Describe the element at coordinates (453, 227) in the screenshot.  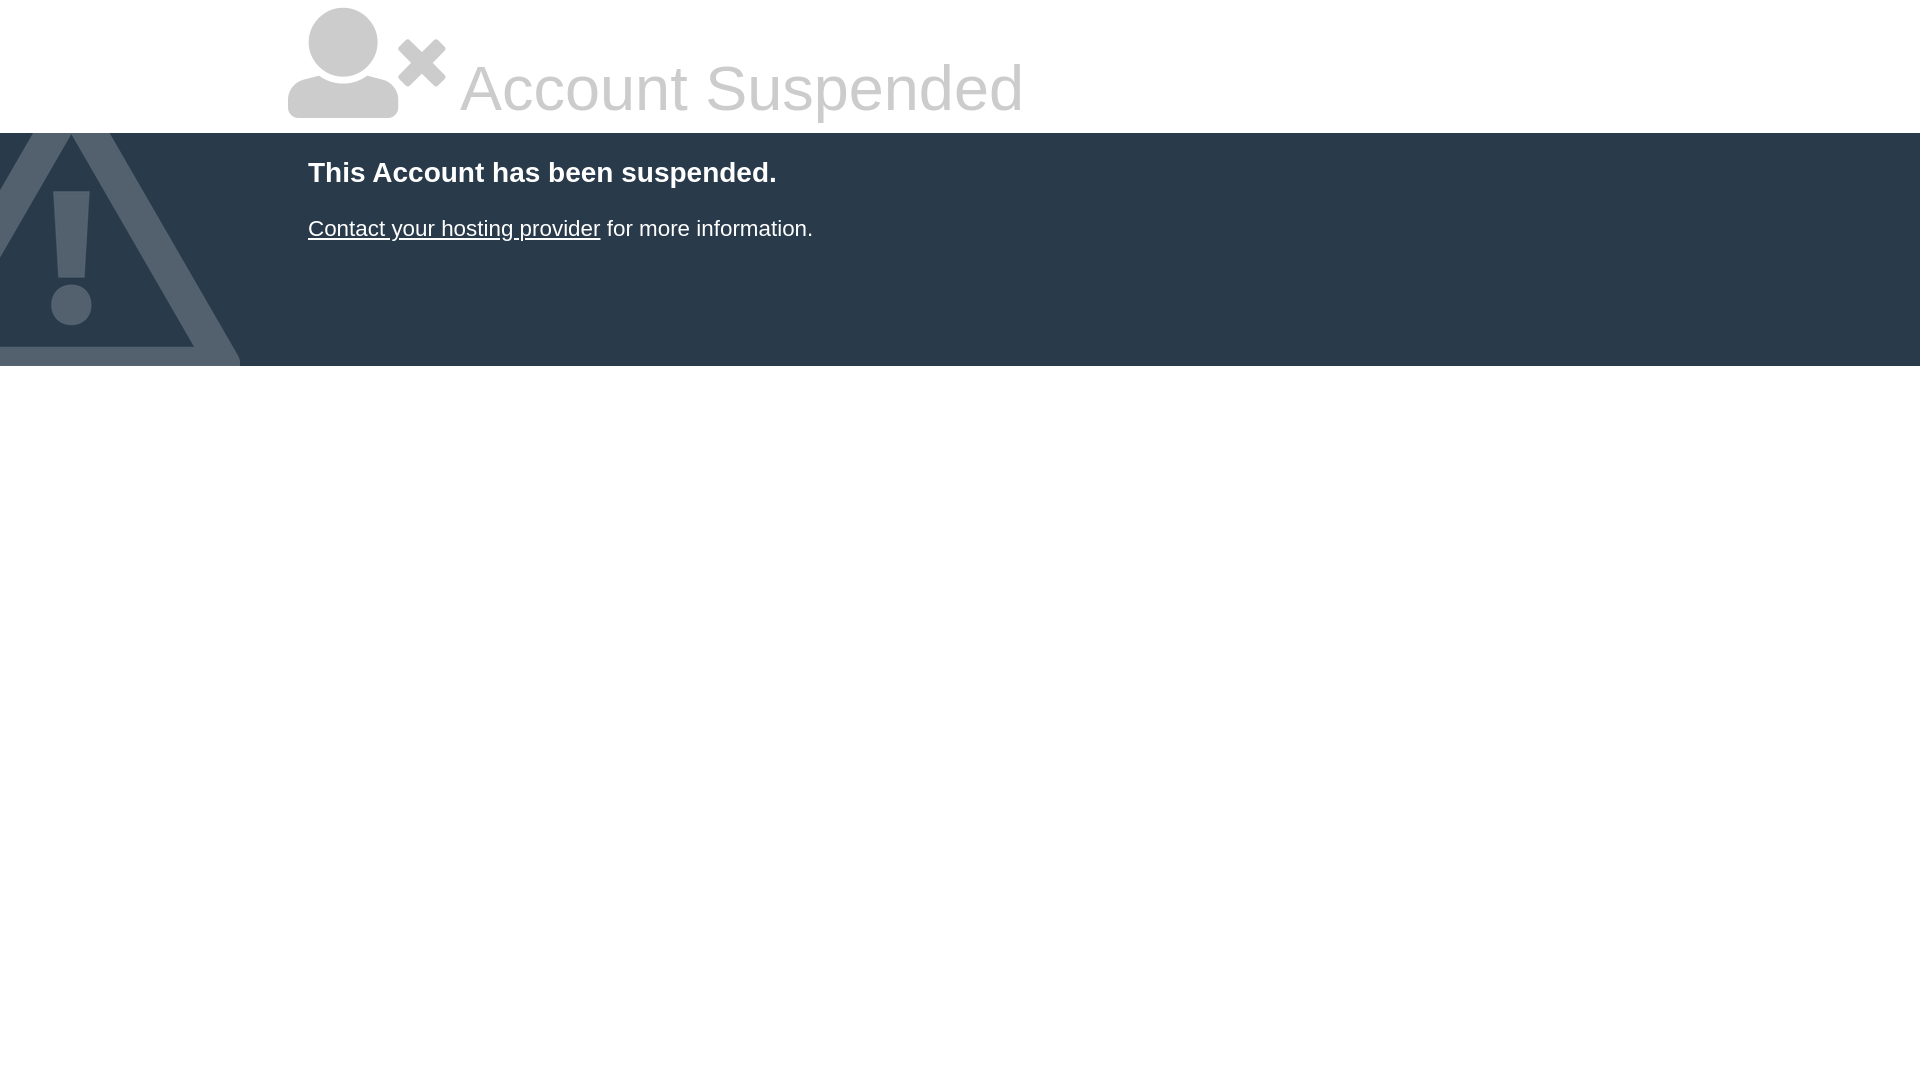
I see `'Contact your hosting provider'` at that location.